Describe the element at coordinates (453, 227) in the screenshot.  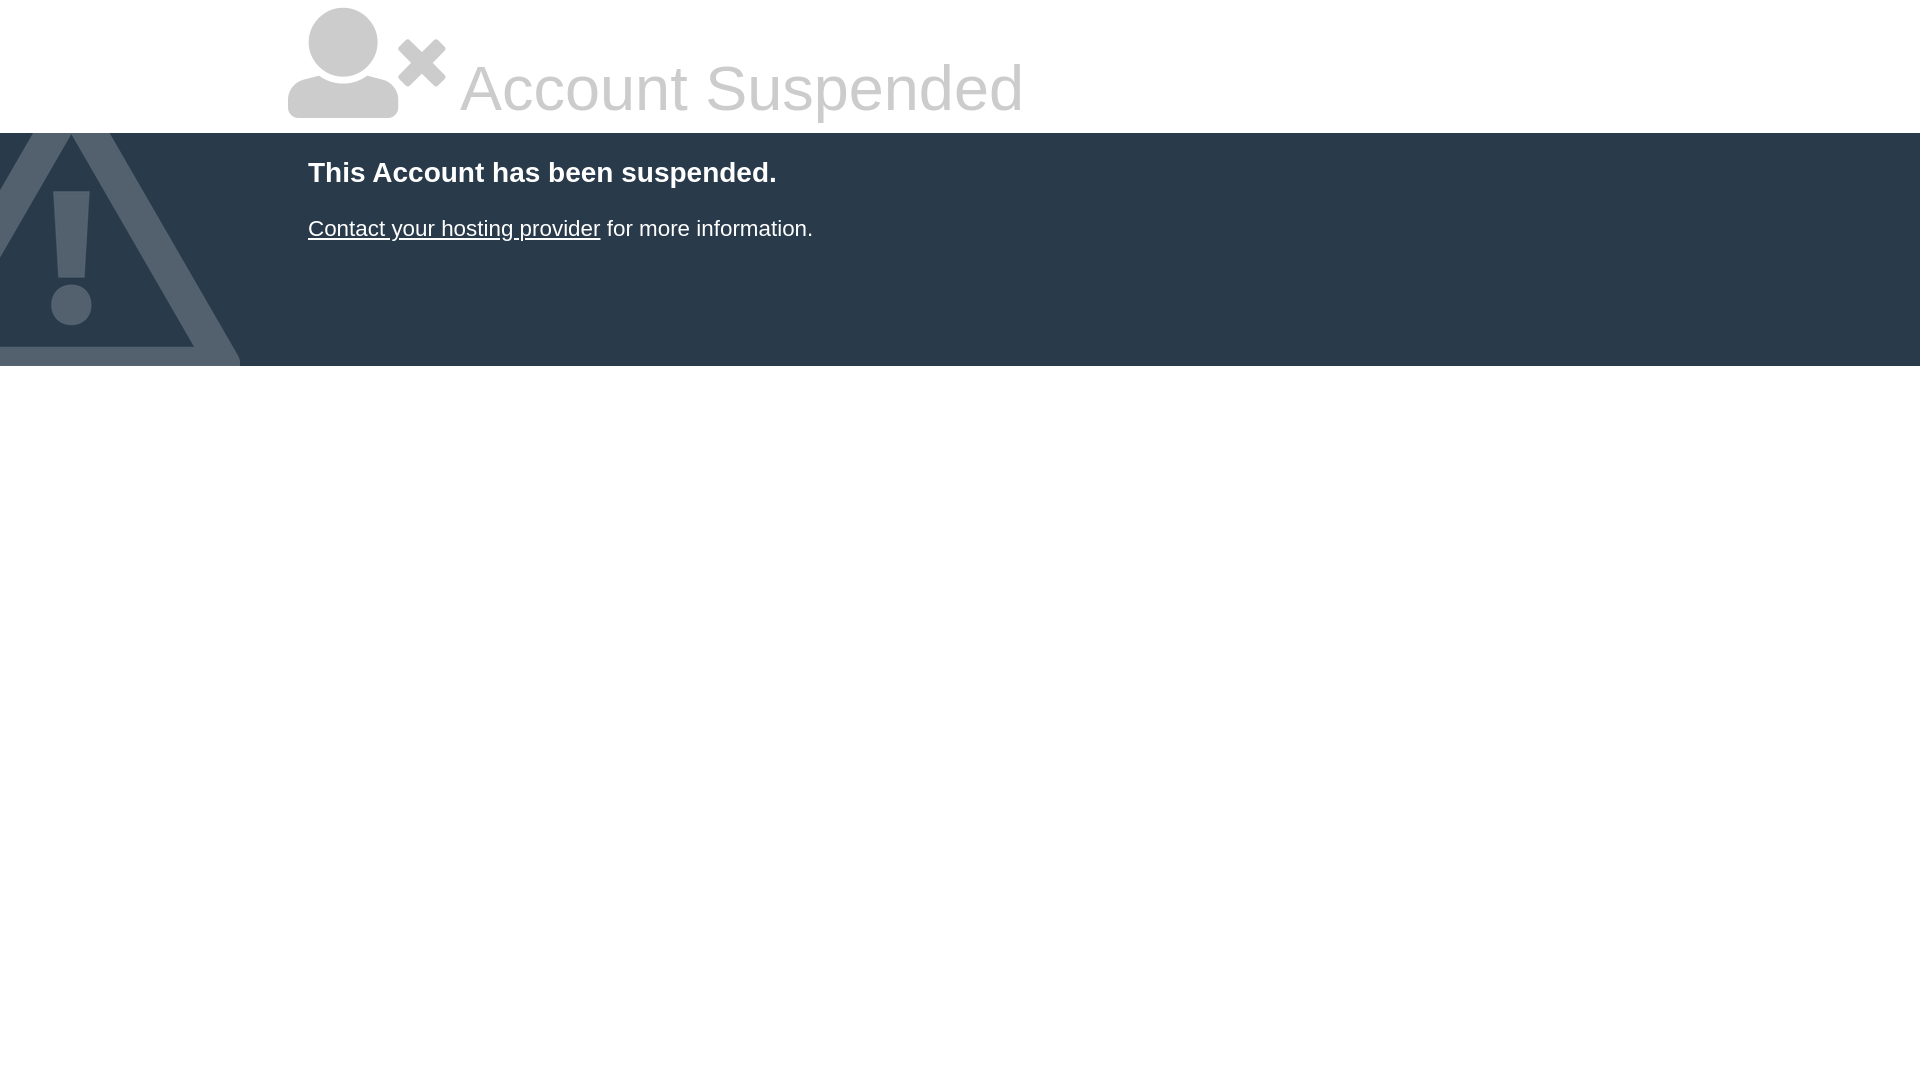
I see `'Contact your hosting provider'` at that location.